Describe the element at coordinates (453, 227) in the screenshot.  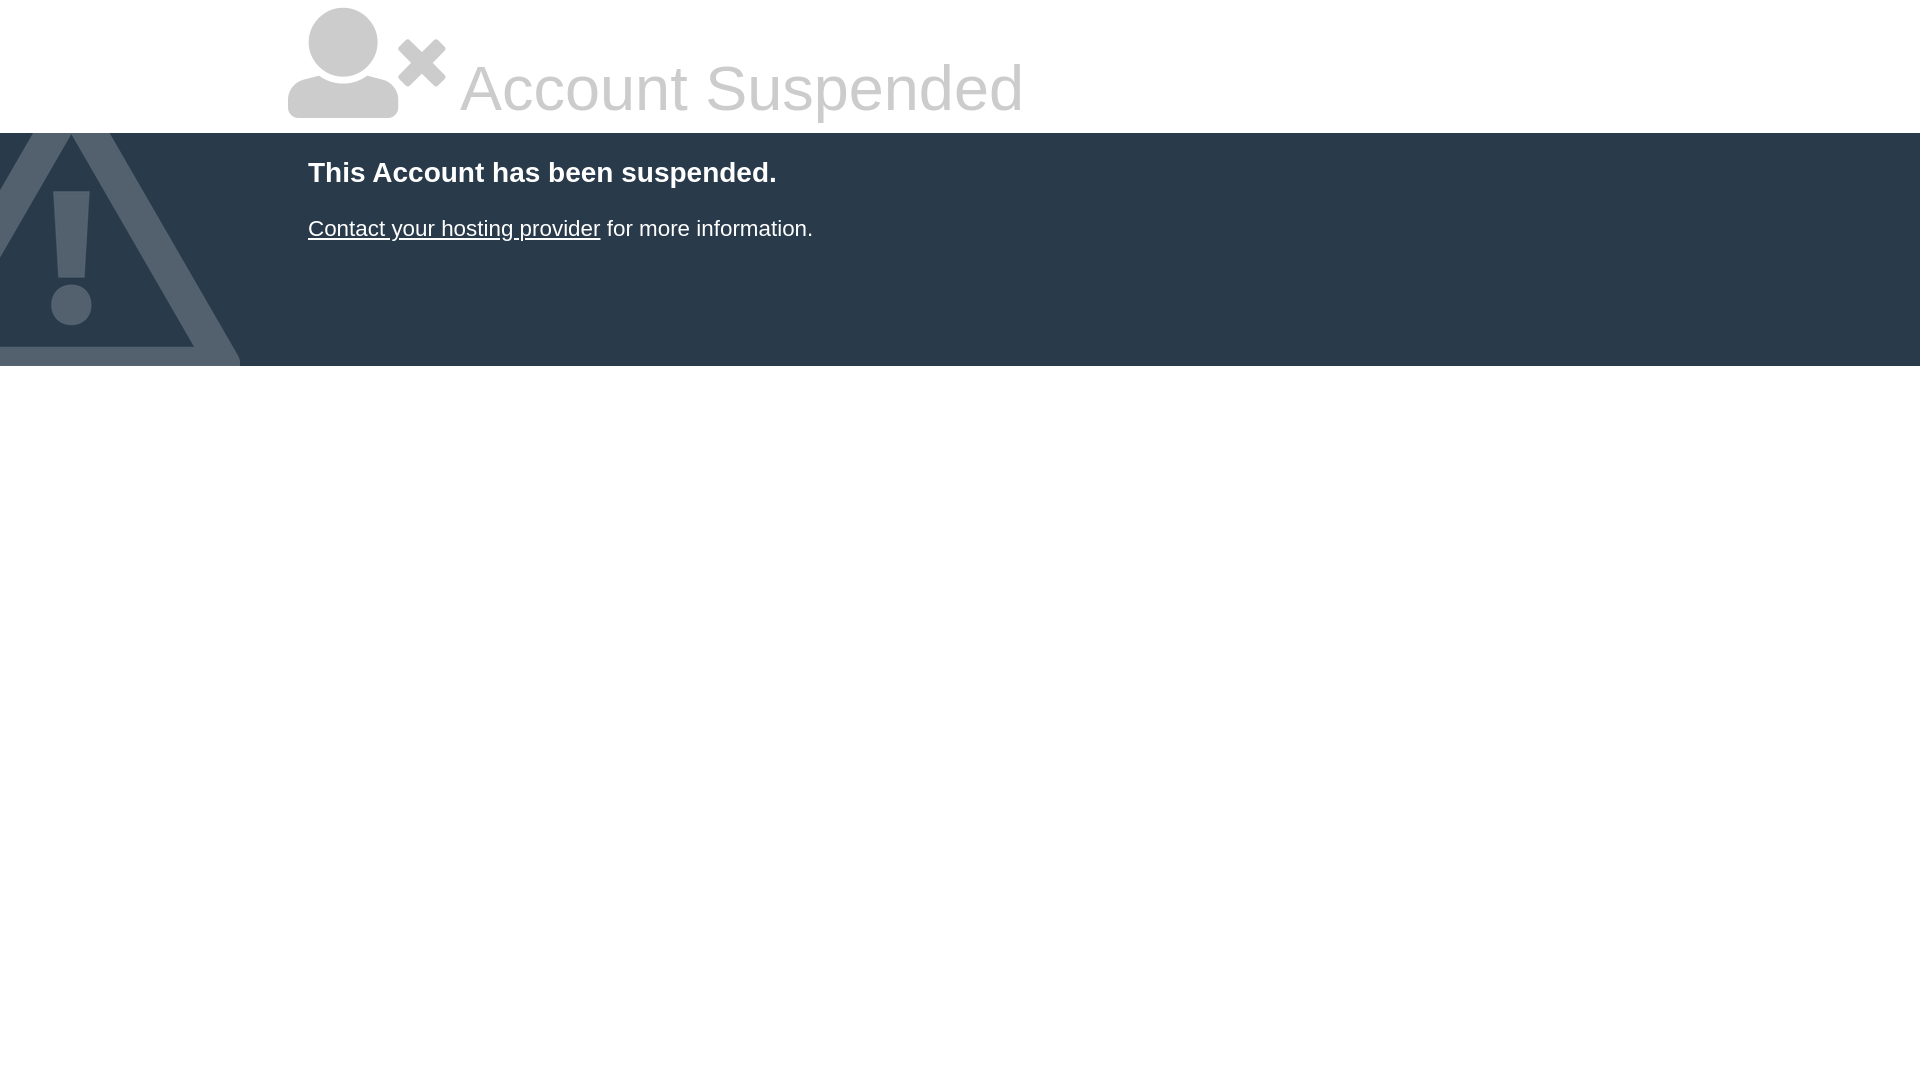
I see `'Contact your hosting provider'` at that location.